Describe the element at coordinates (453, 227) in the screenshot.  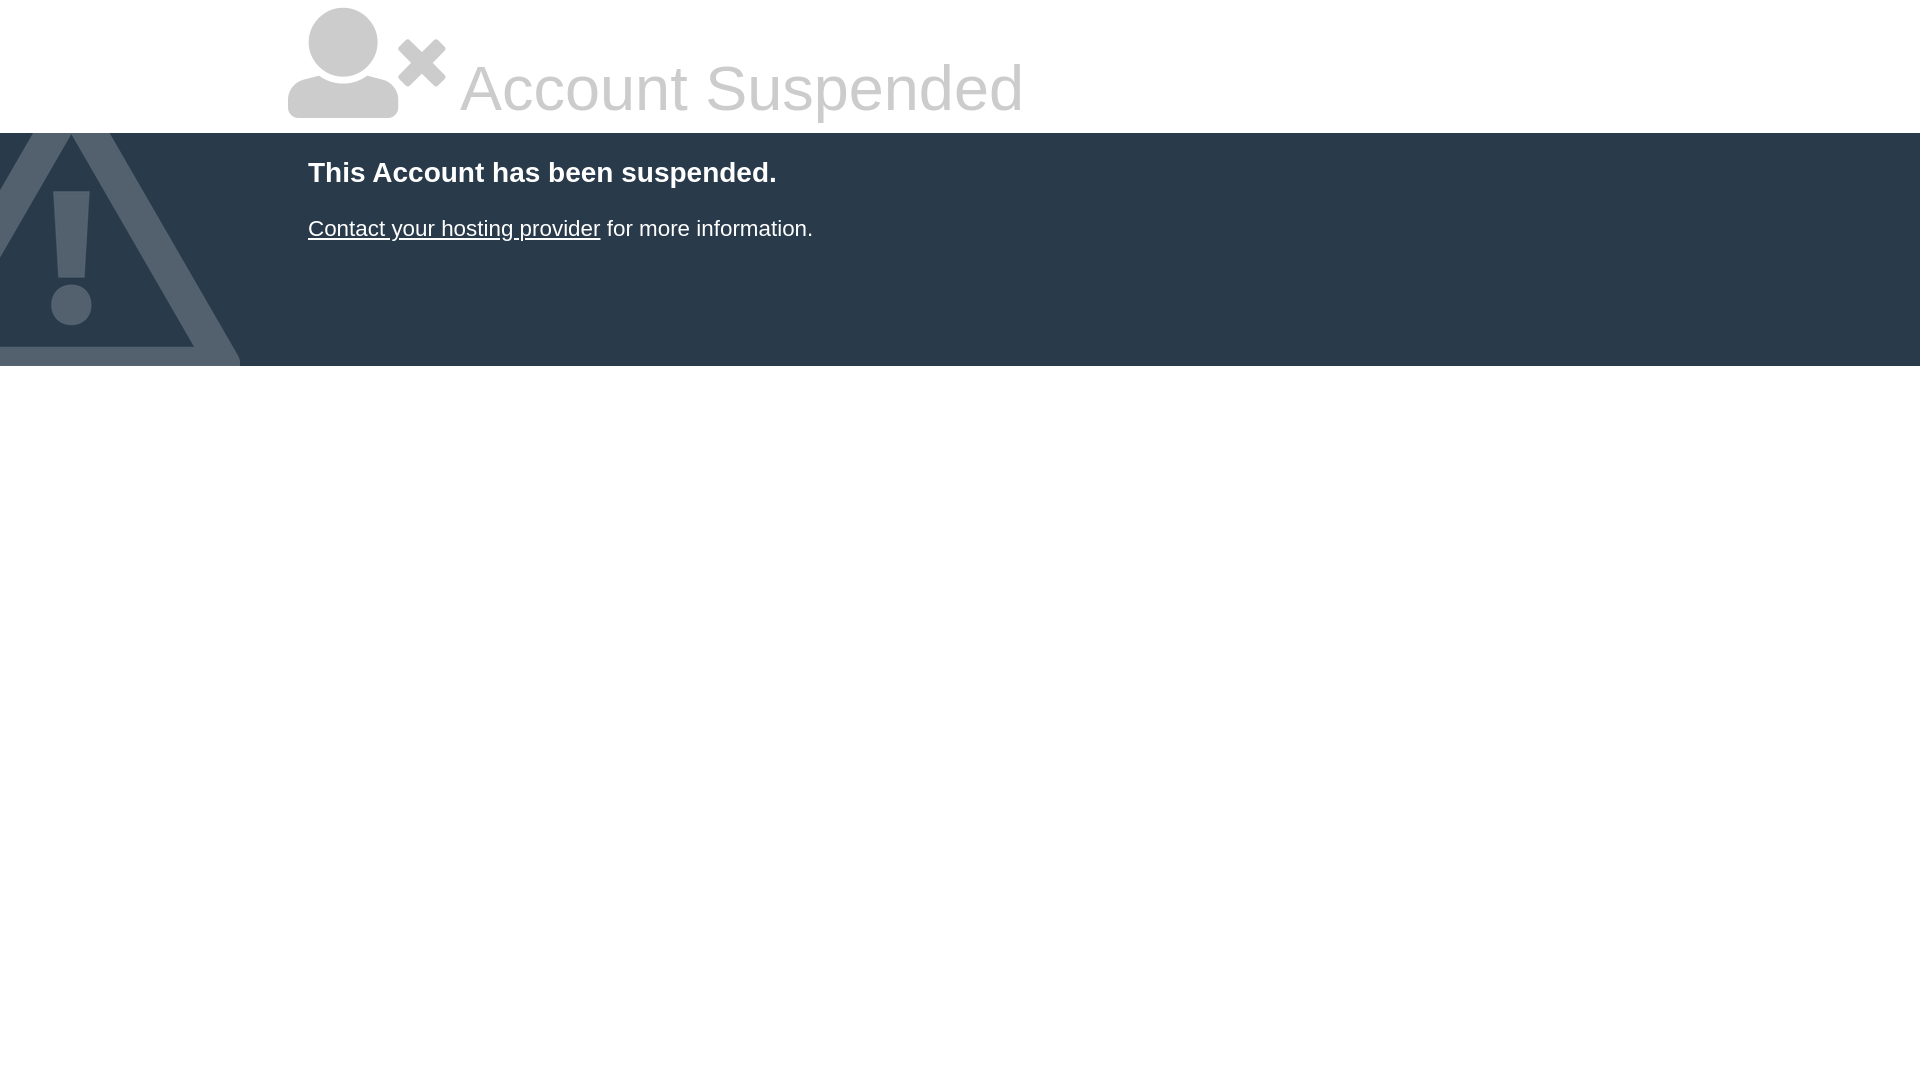
I see `'Contact your hosting provider'` at that location.